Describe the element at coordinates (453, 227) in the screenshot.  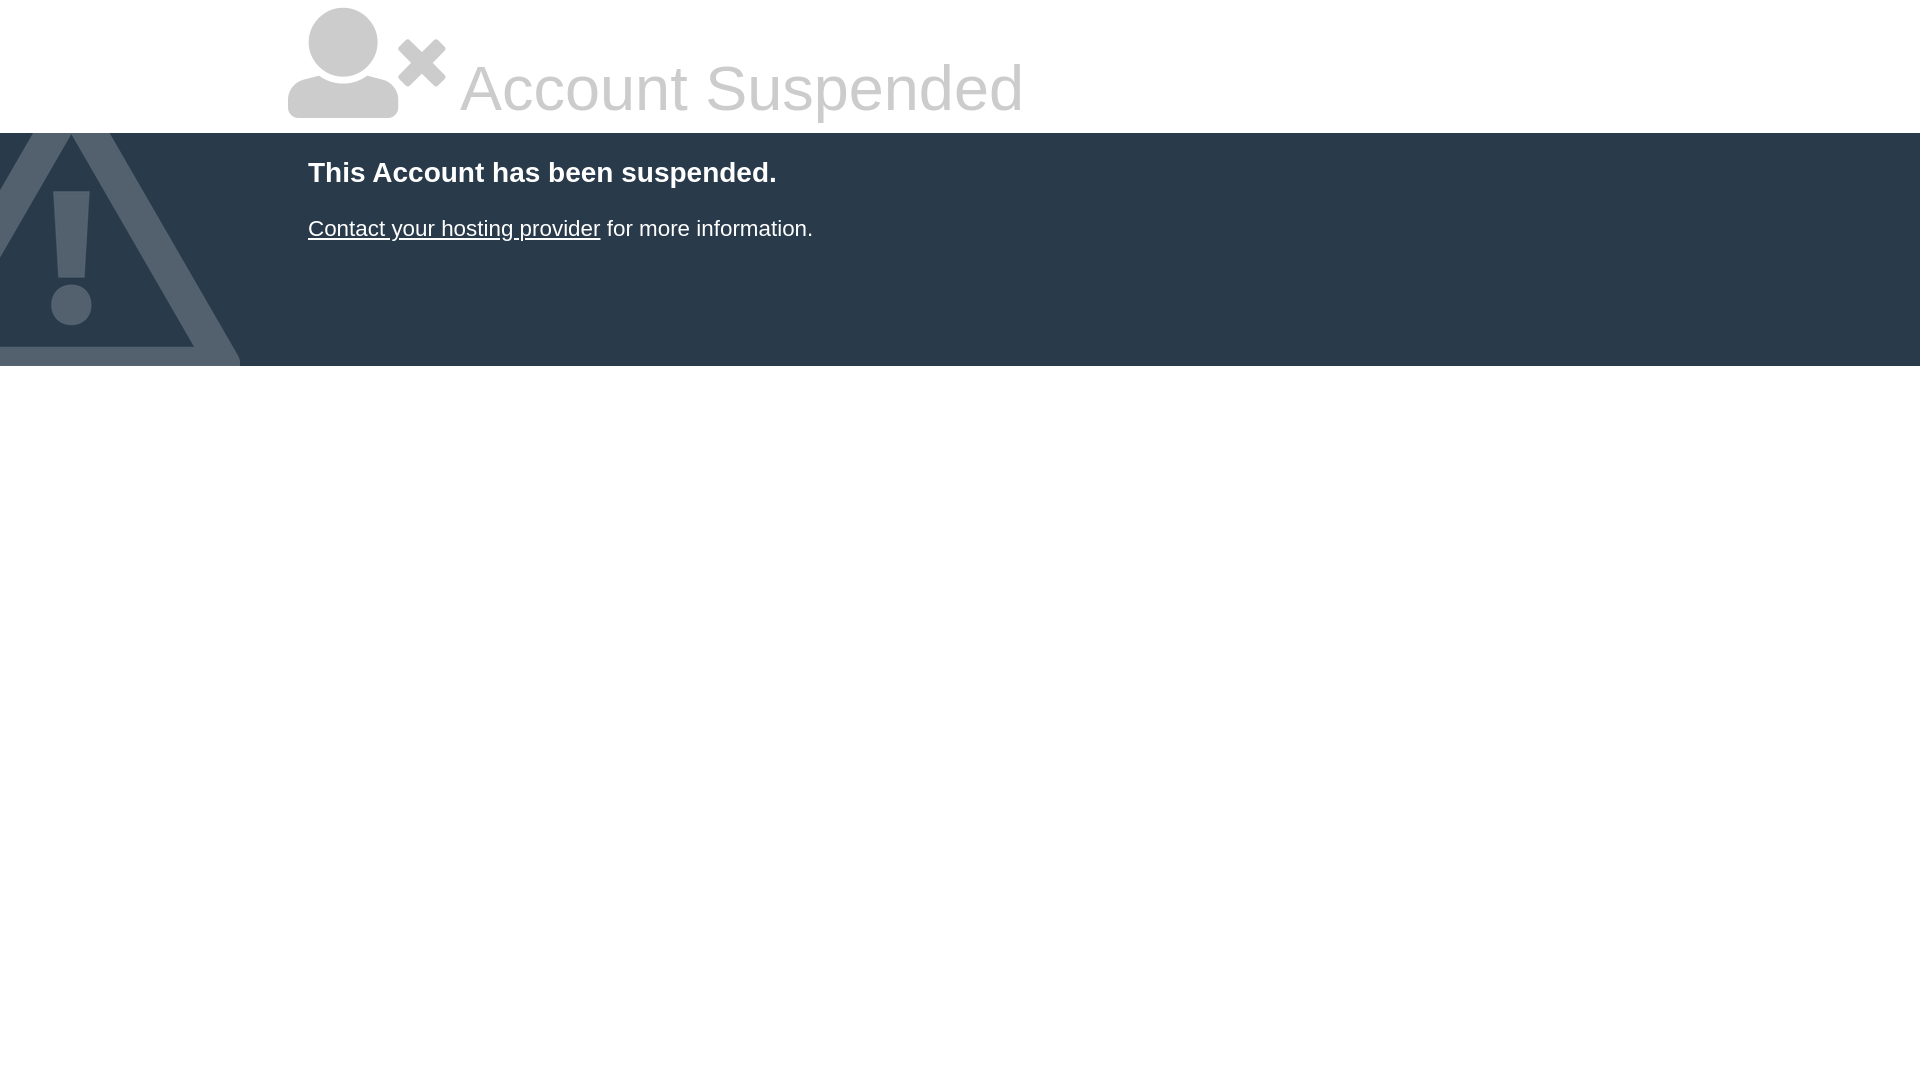
I see `'Contact your hosting provider'` at that location.